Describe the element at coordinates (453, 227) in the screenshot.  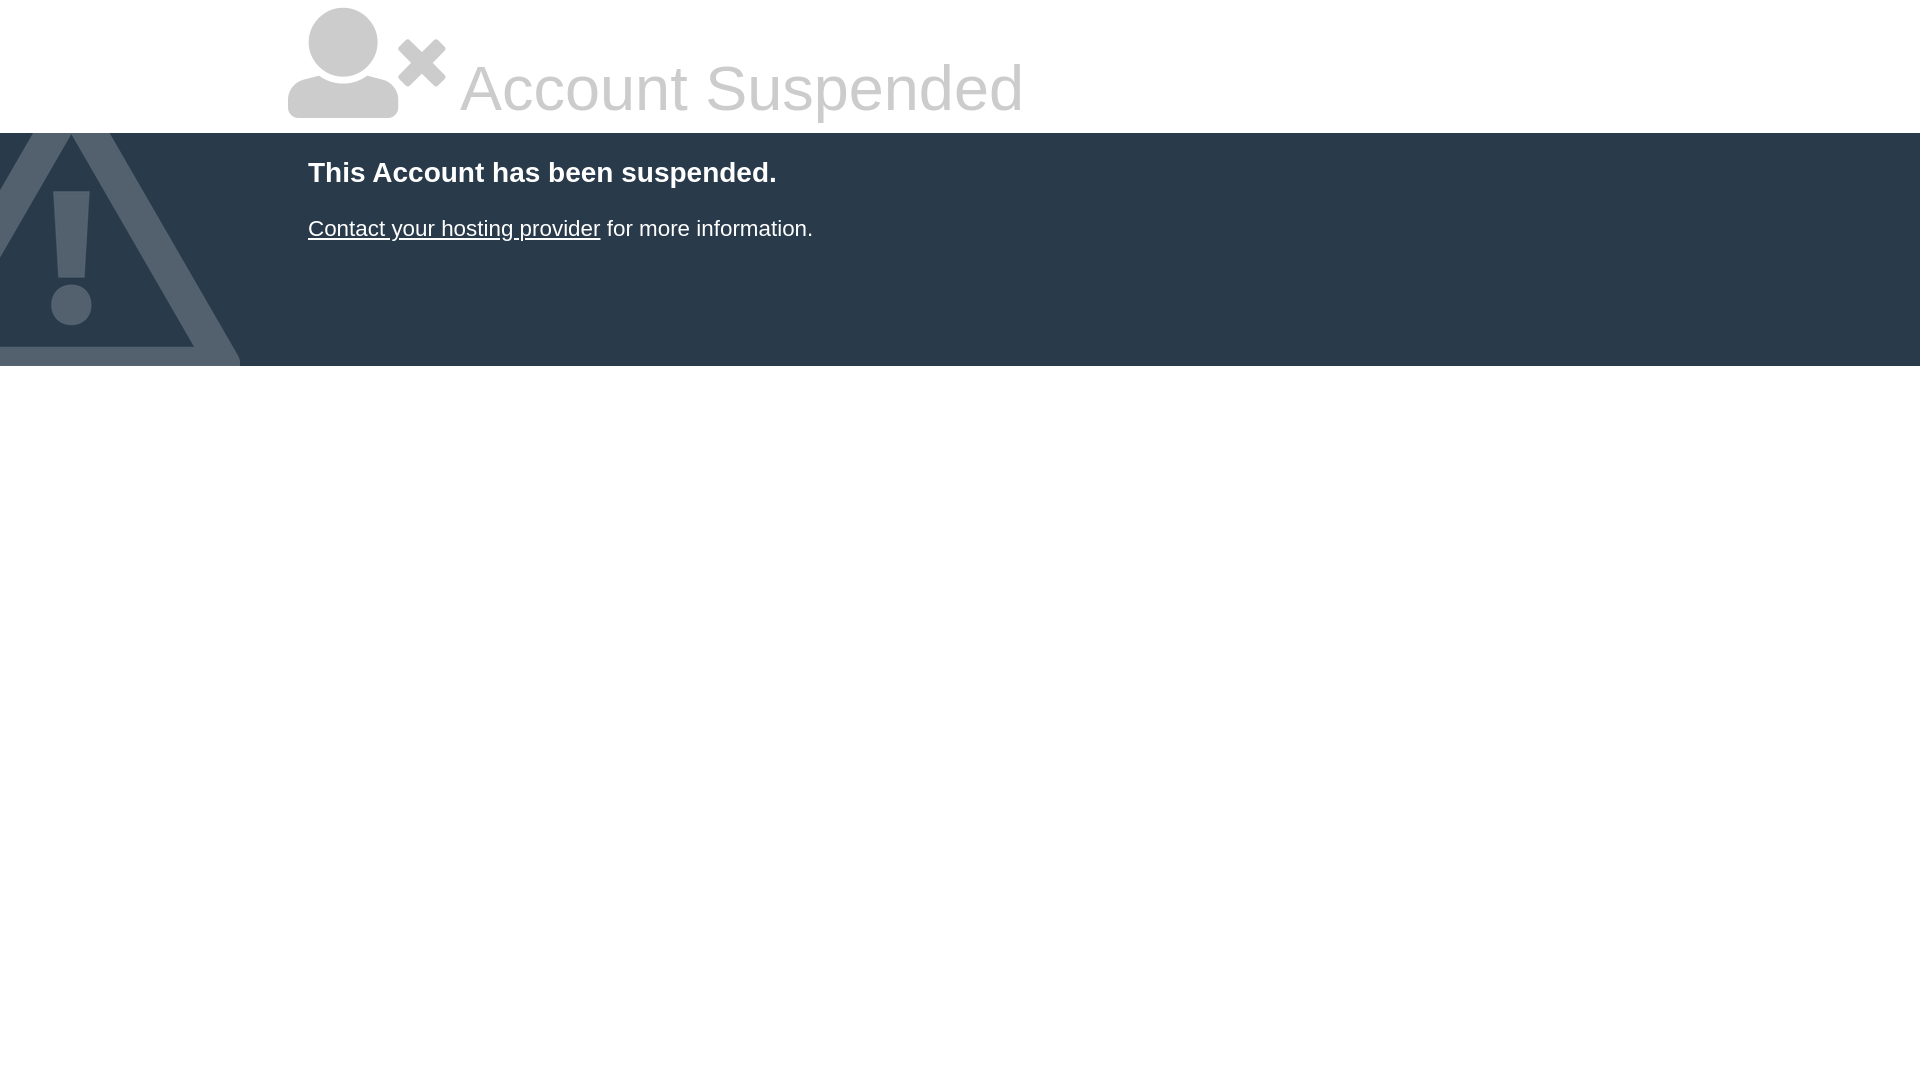
I see `'Contact your hosting provider'` at that location.